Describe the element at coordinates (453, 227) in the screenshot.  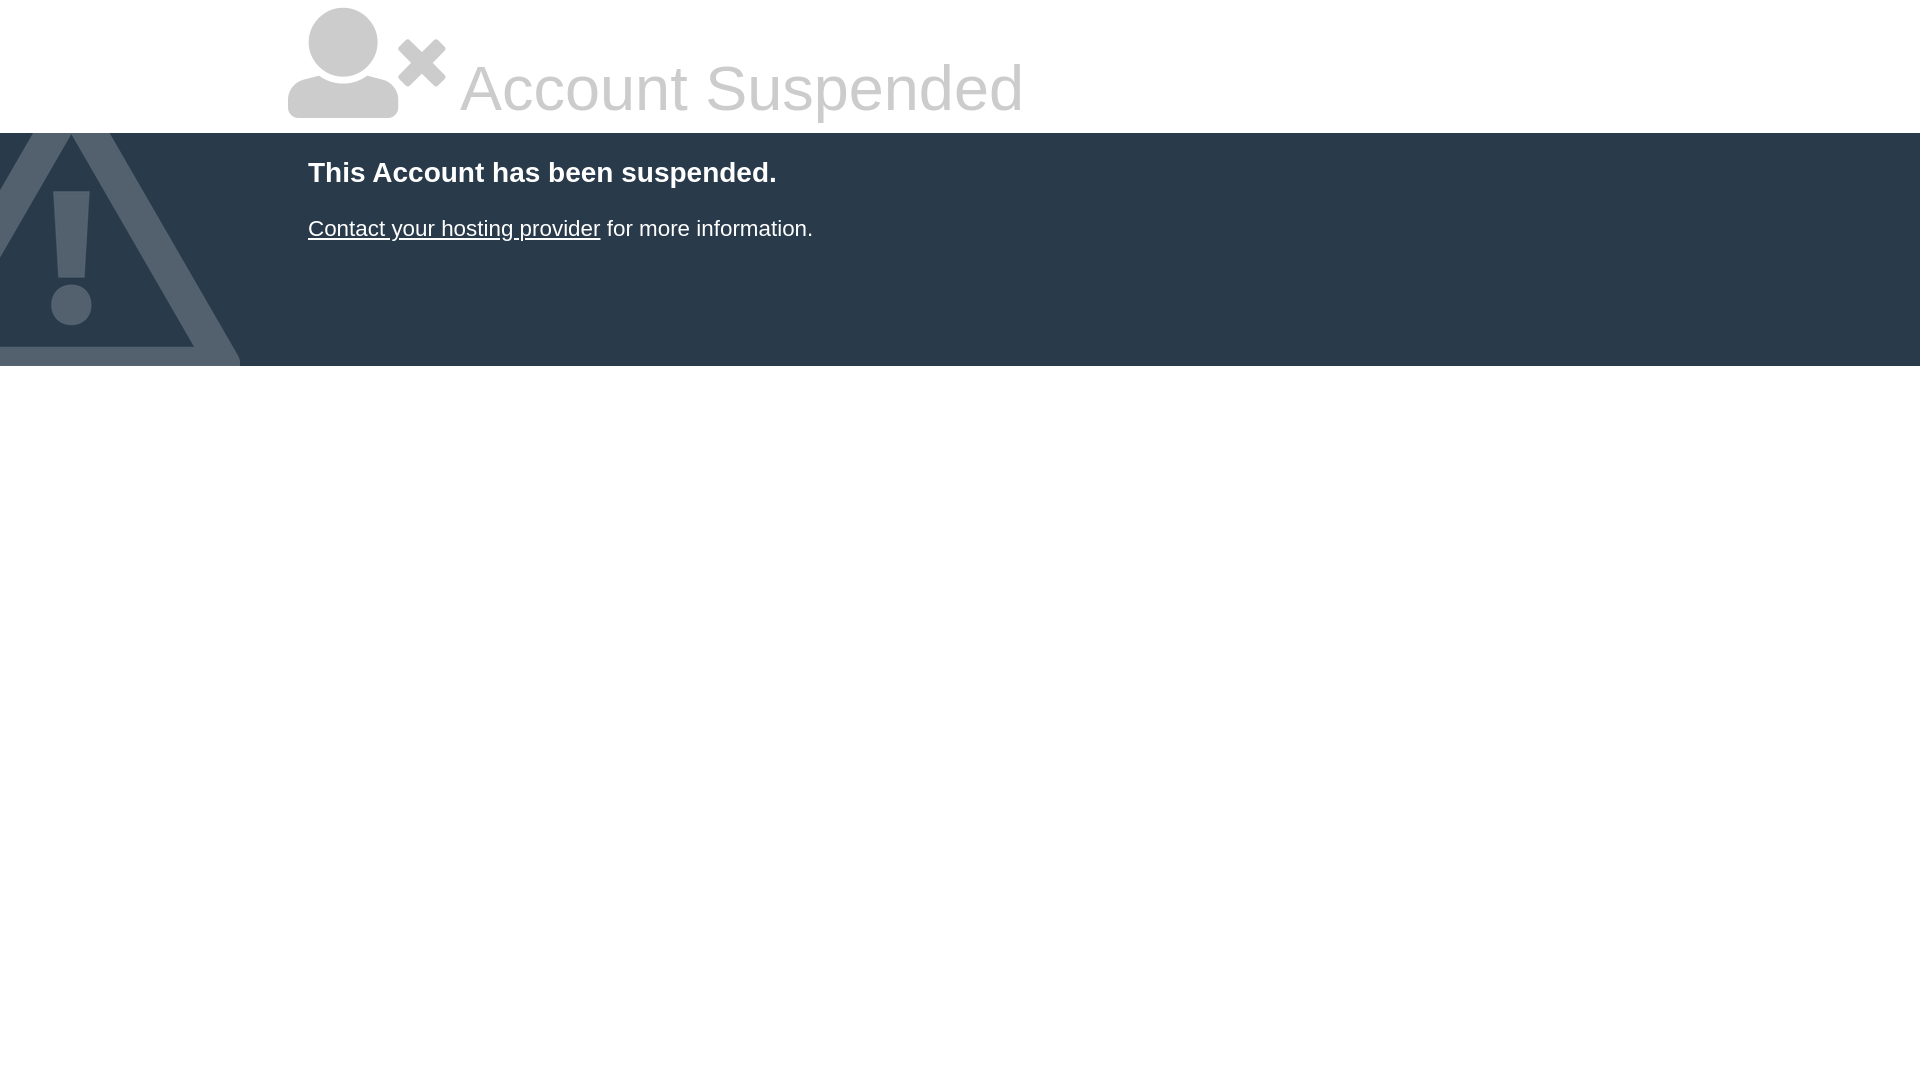
I see `'Contact your hosting provider'` at that location.